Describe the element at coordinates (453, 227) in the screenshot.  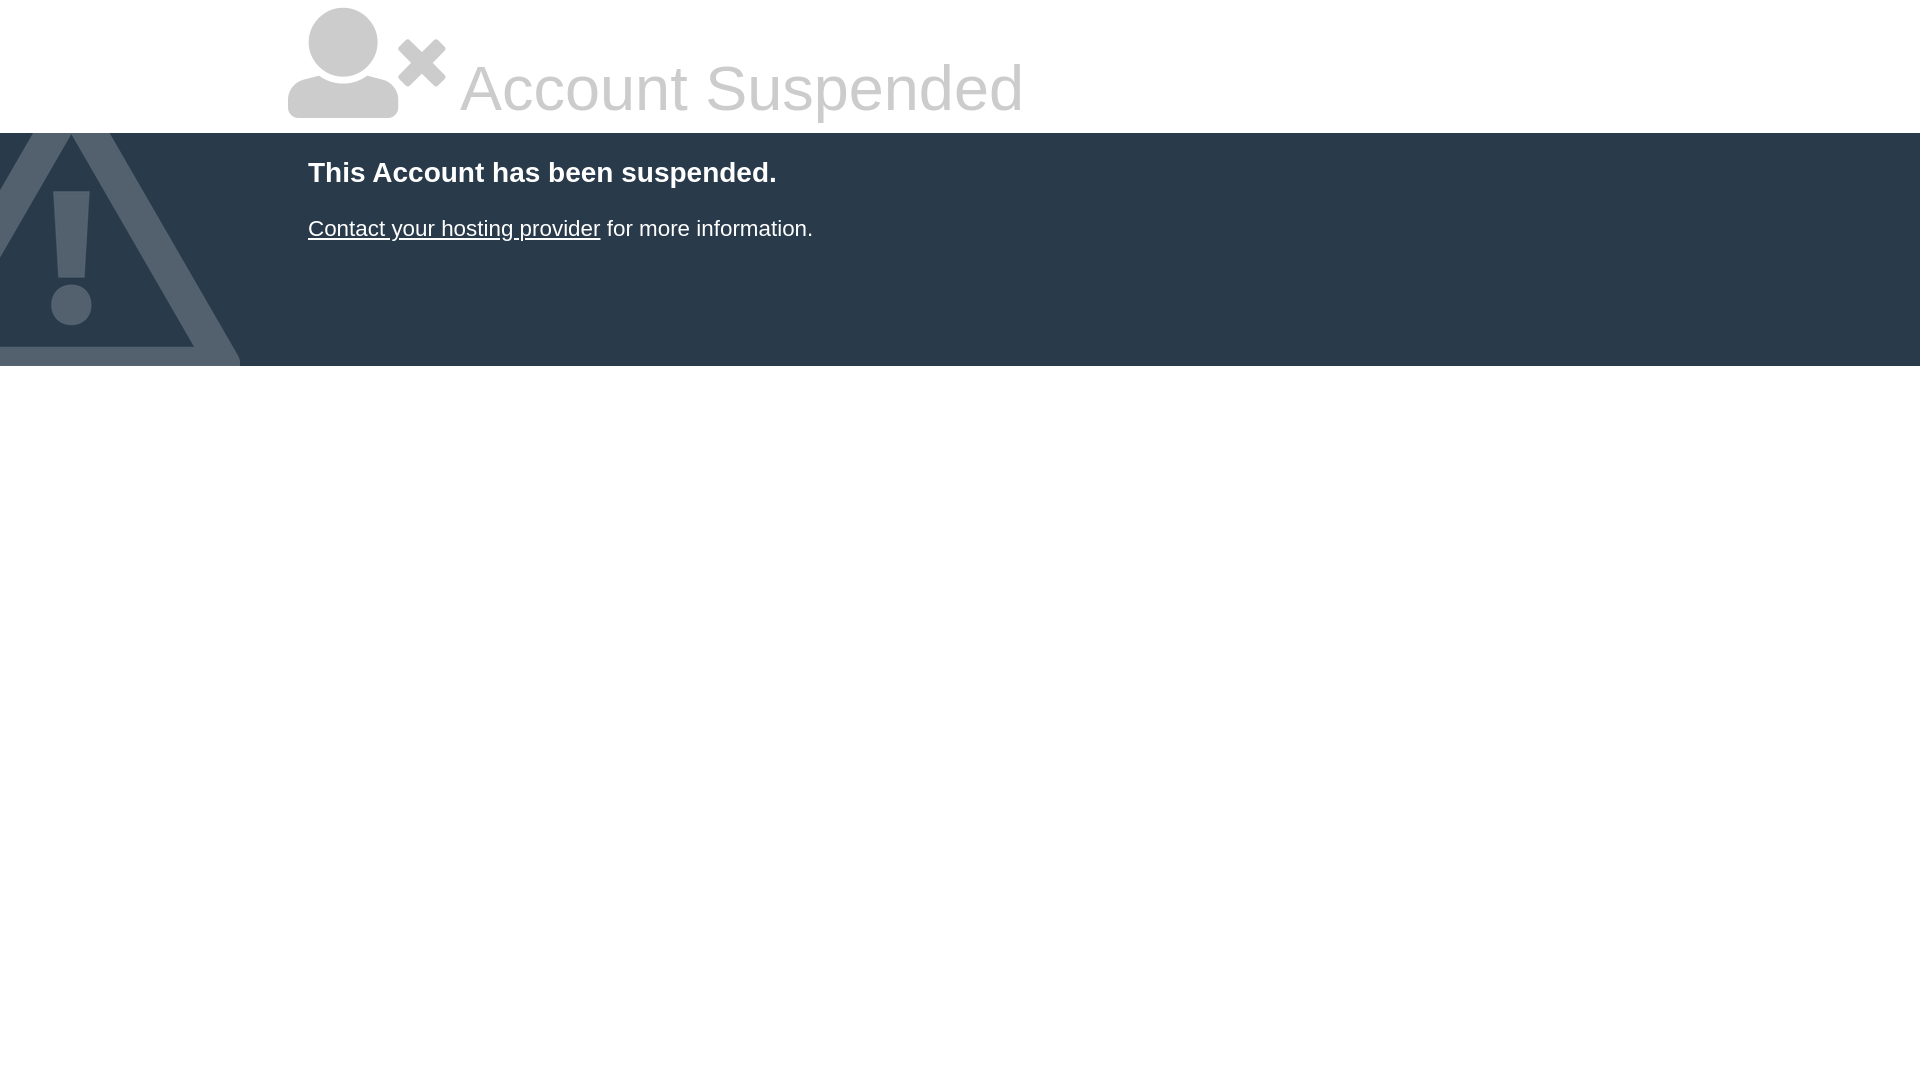
I see `'Contact your hosting provider'` at that location.